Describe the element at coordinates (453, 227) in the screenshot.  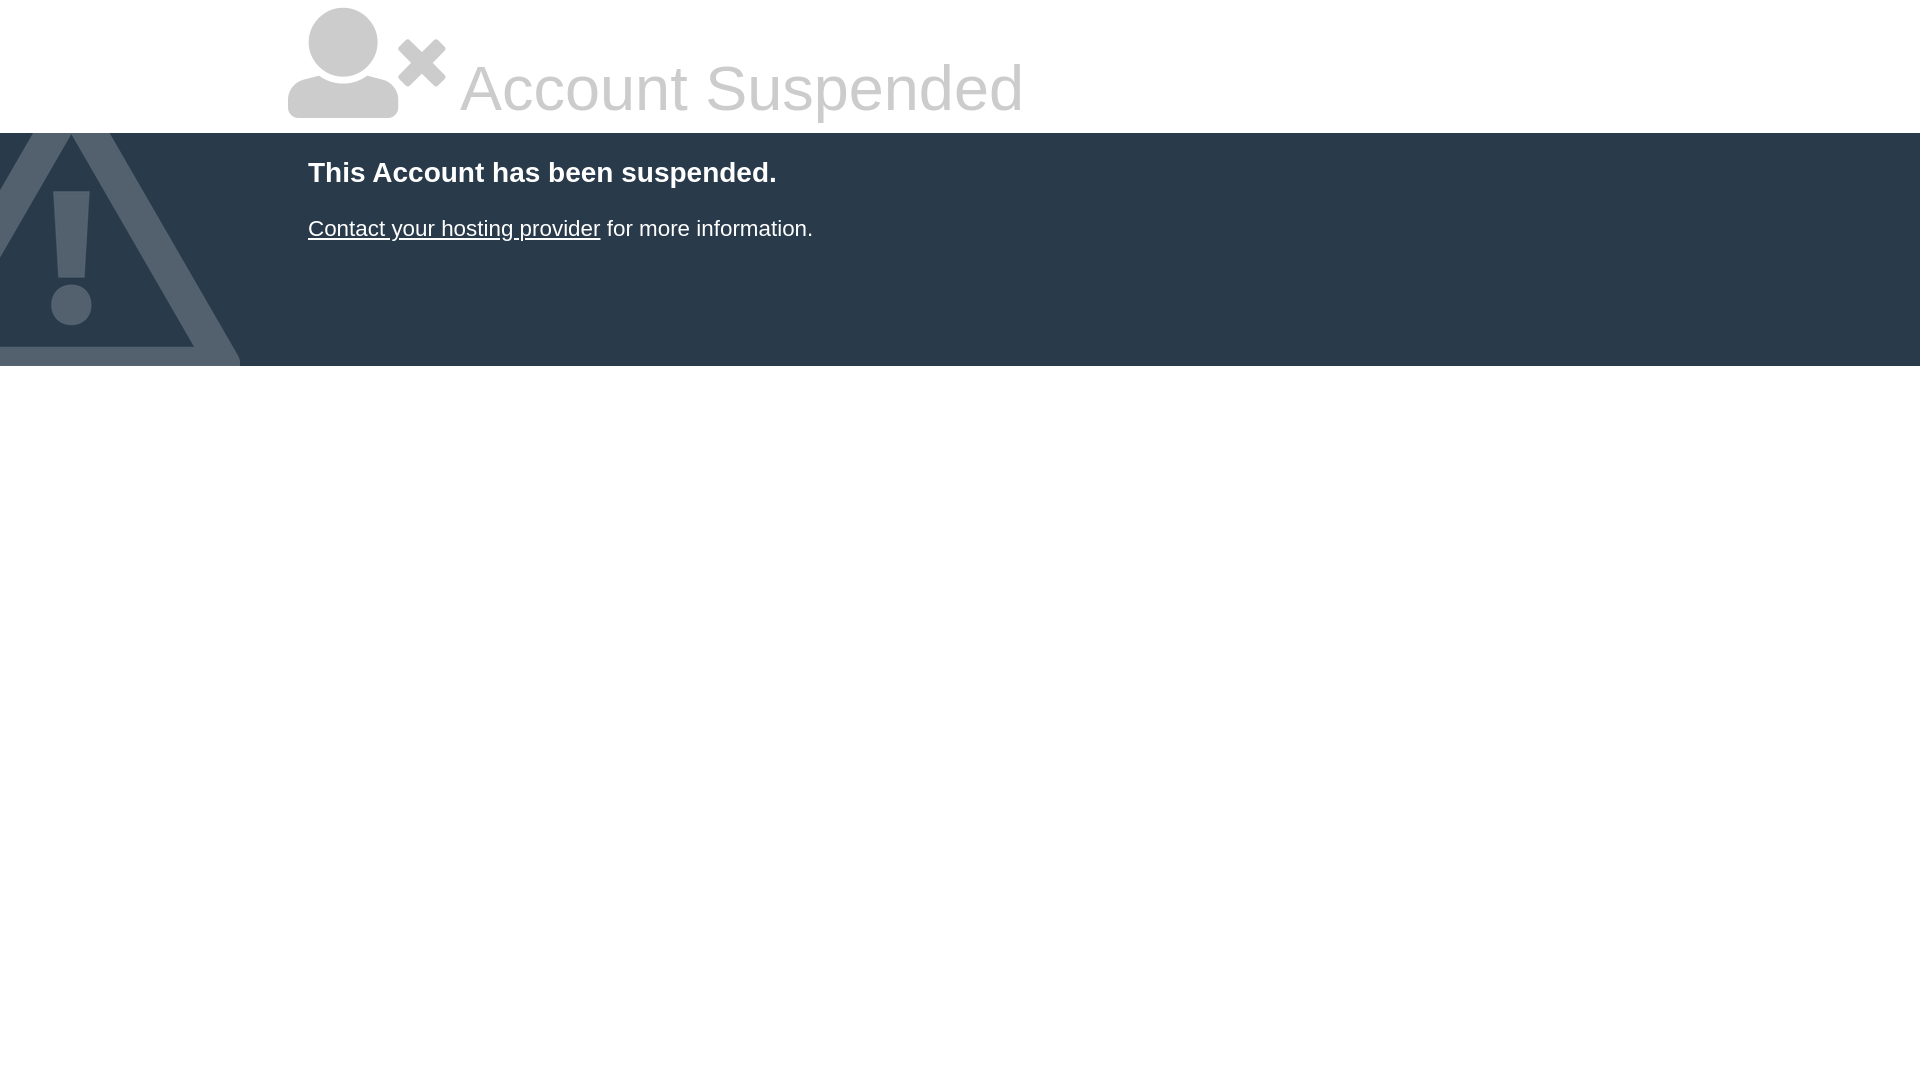
I see `'Contact your hosting provider'` at that location.